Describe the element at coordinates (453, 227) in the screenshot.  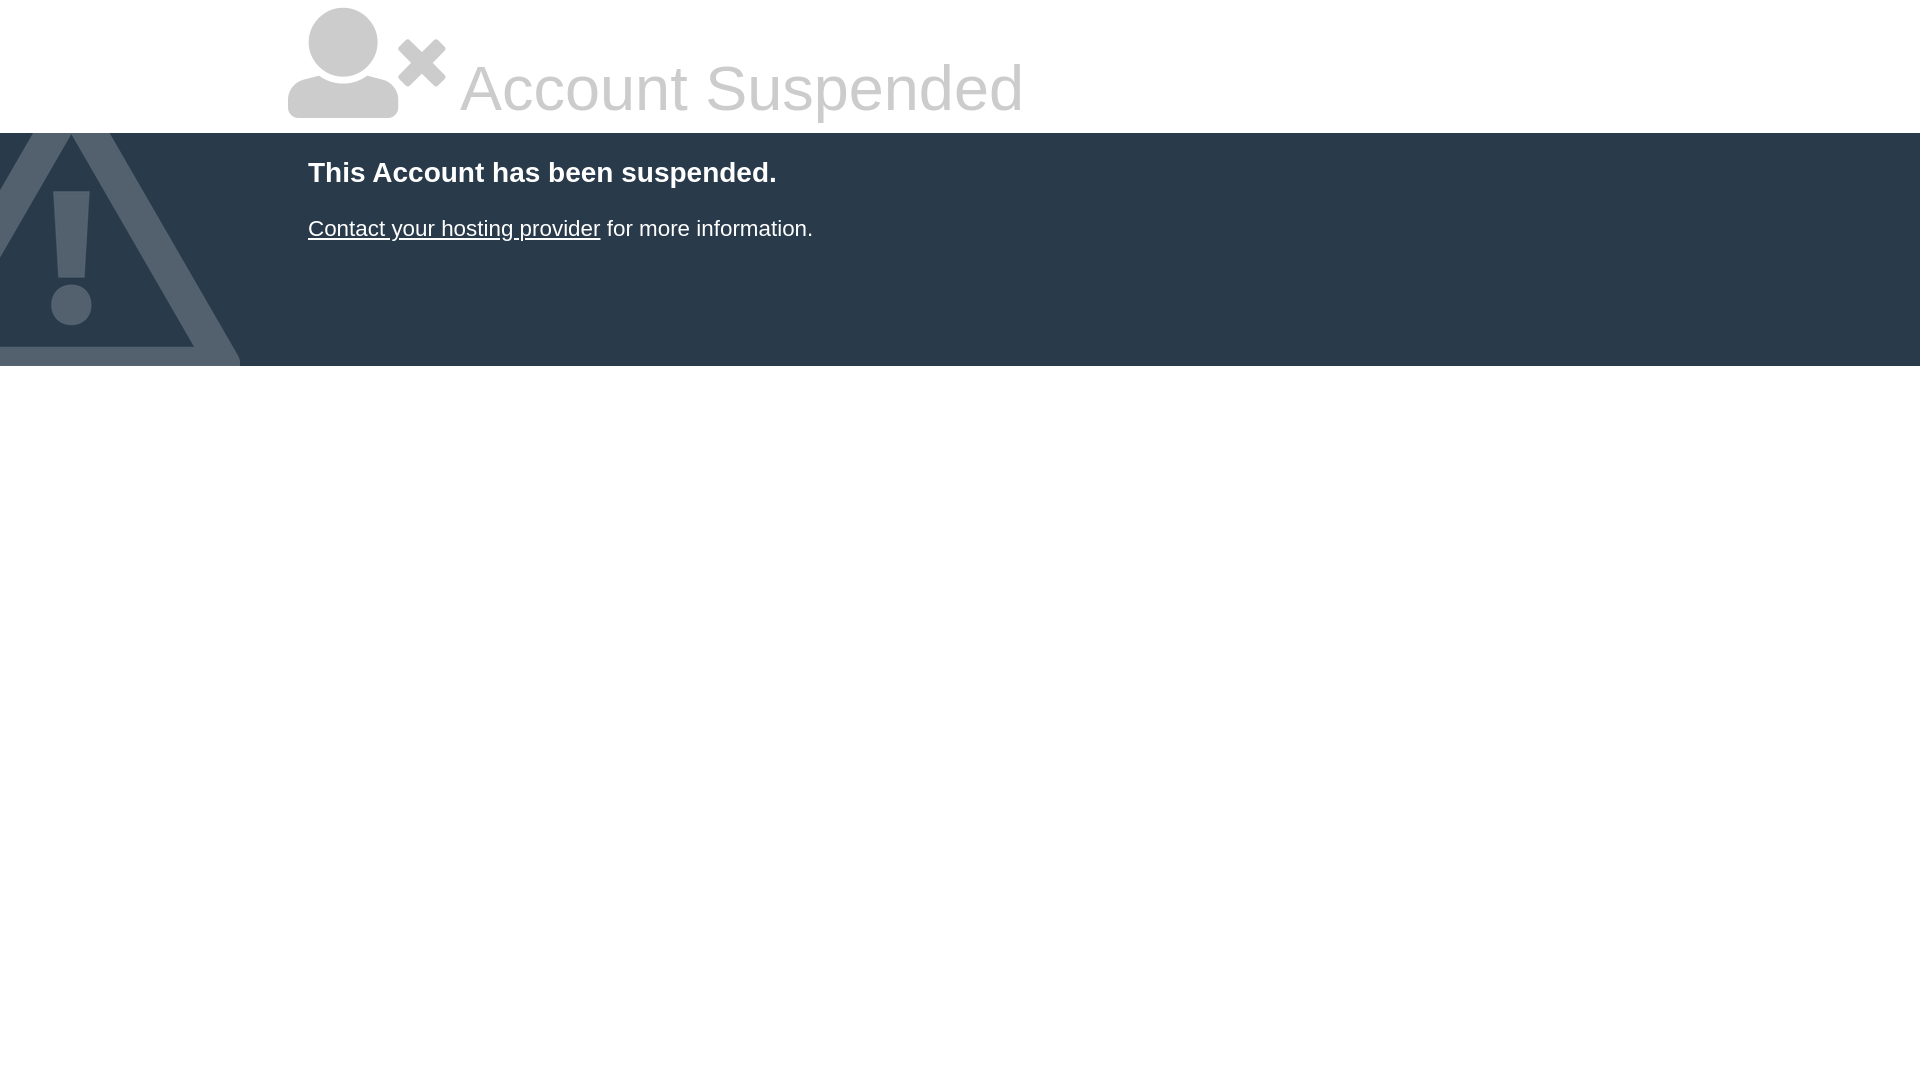
I see `'Contact your hosting provider'` at that location.